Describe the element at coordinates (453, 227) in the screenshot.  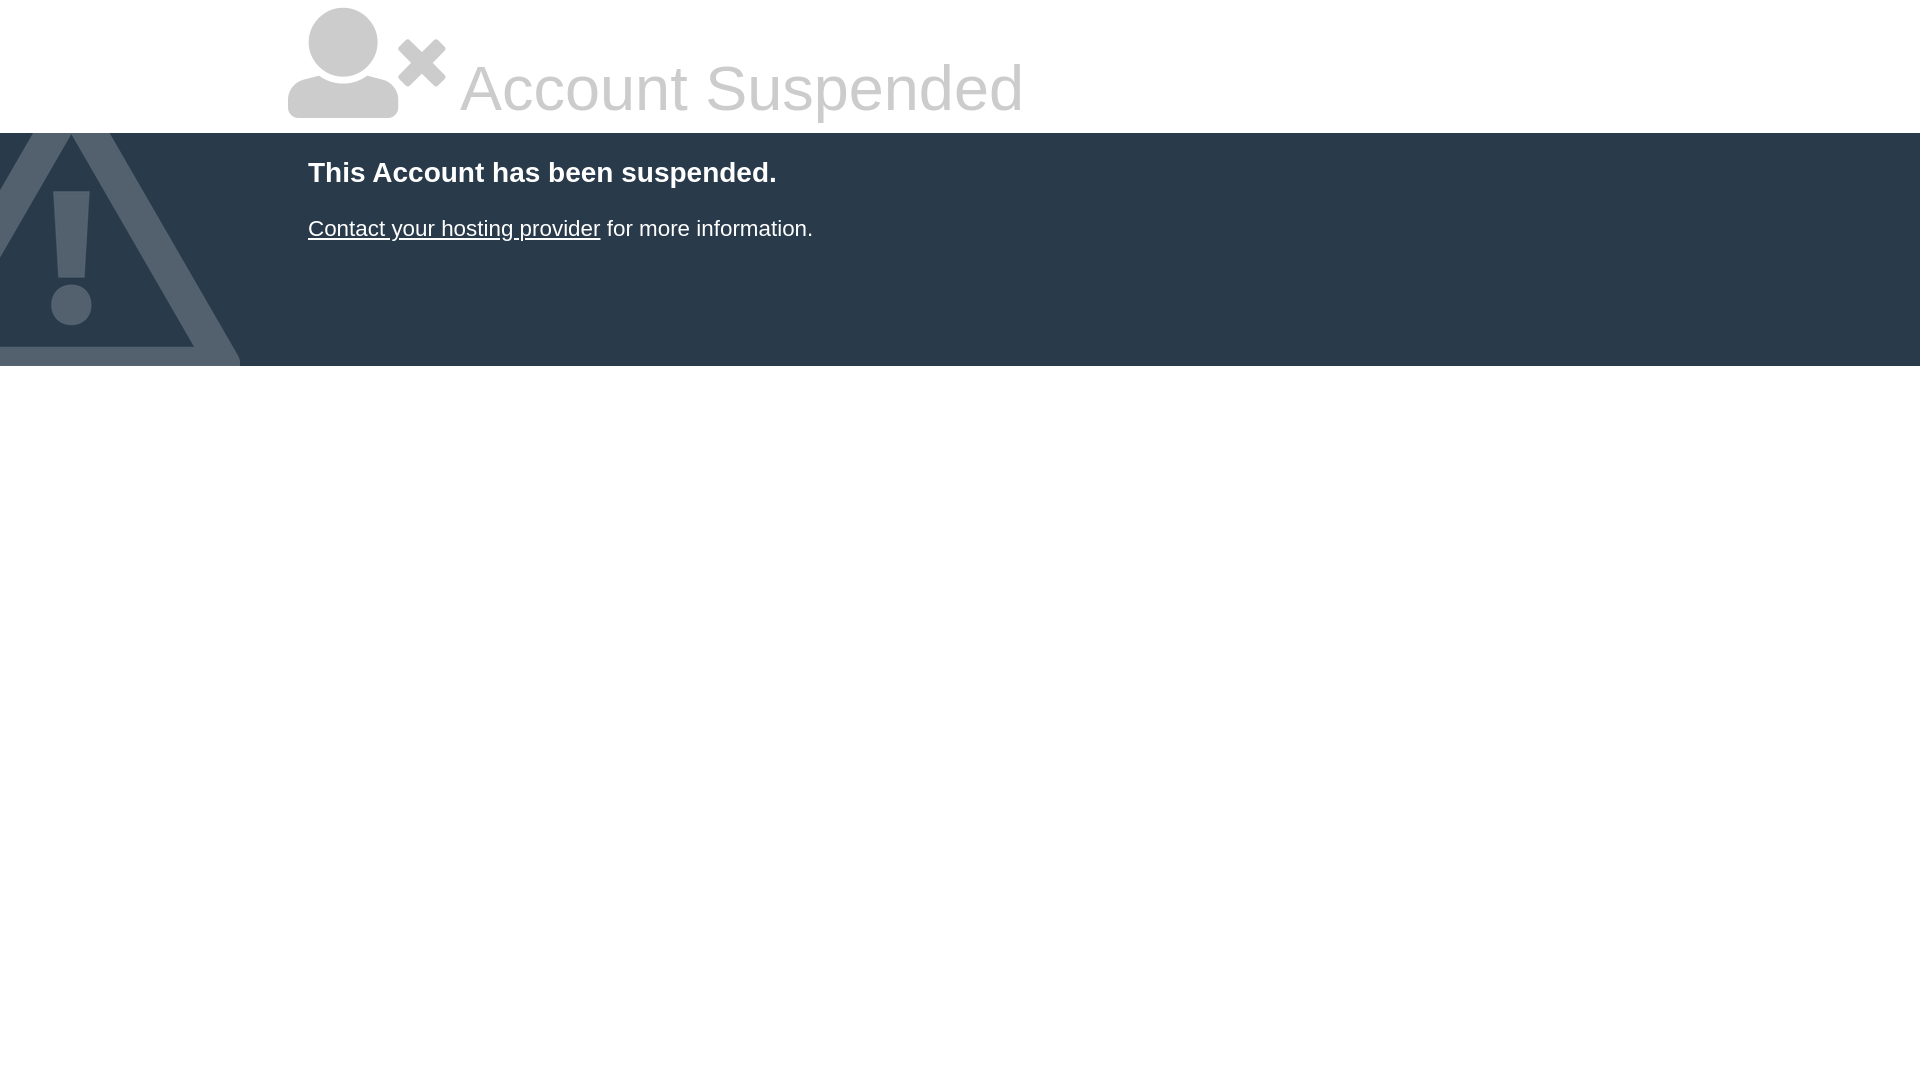
I see `'Contact your hosting provider'` at that location.